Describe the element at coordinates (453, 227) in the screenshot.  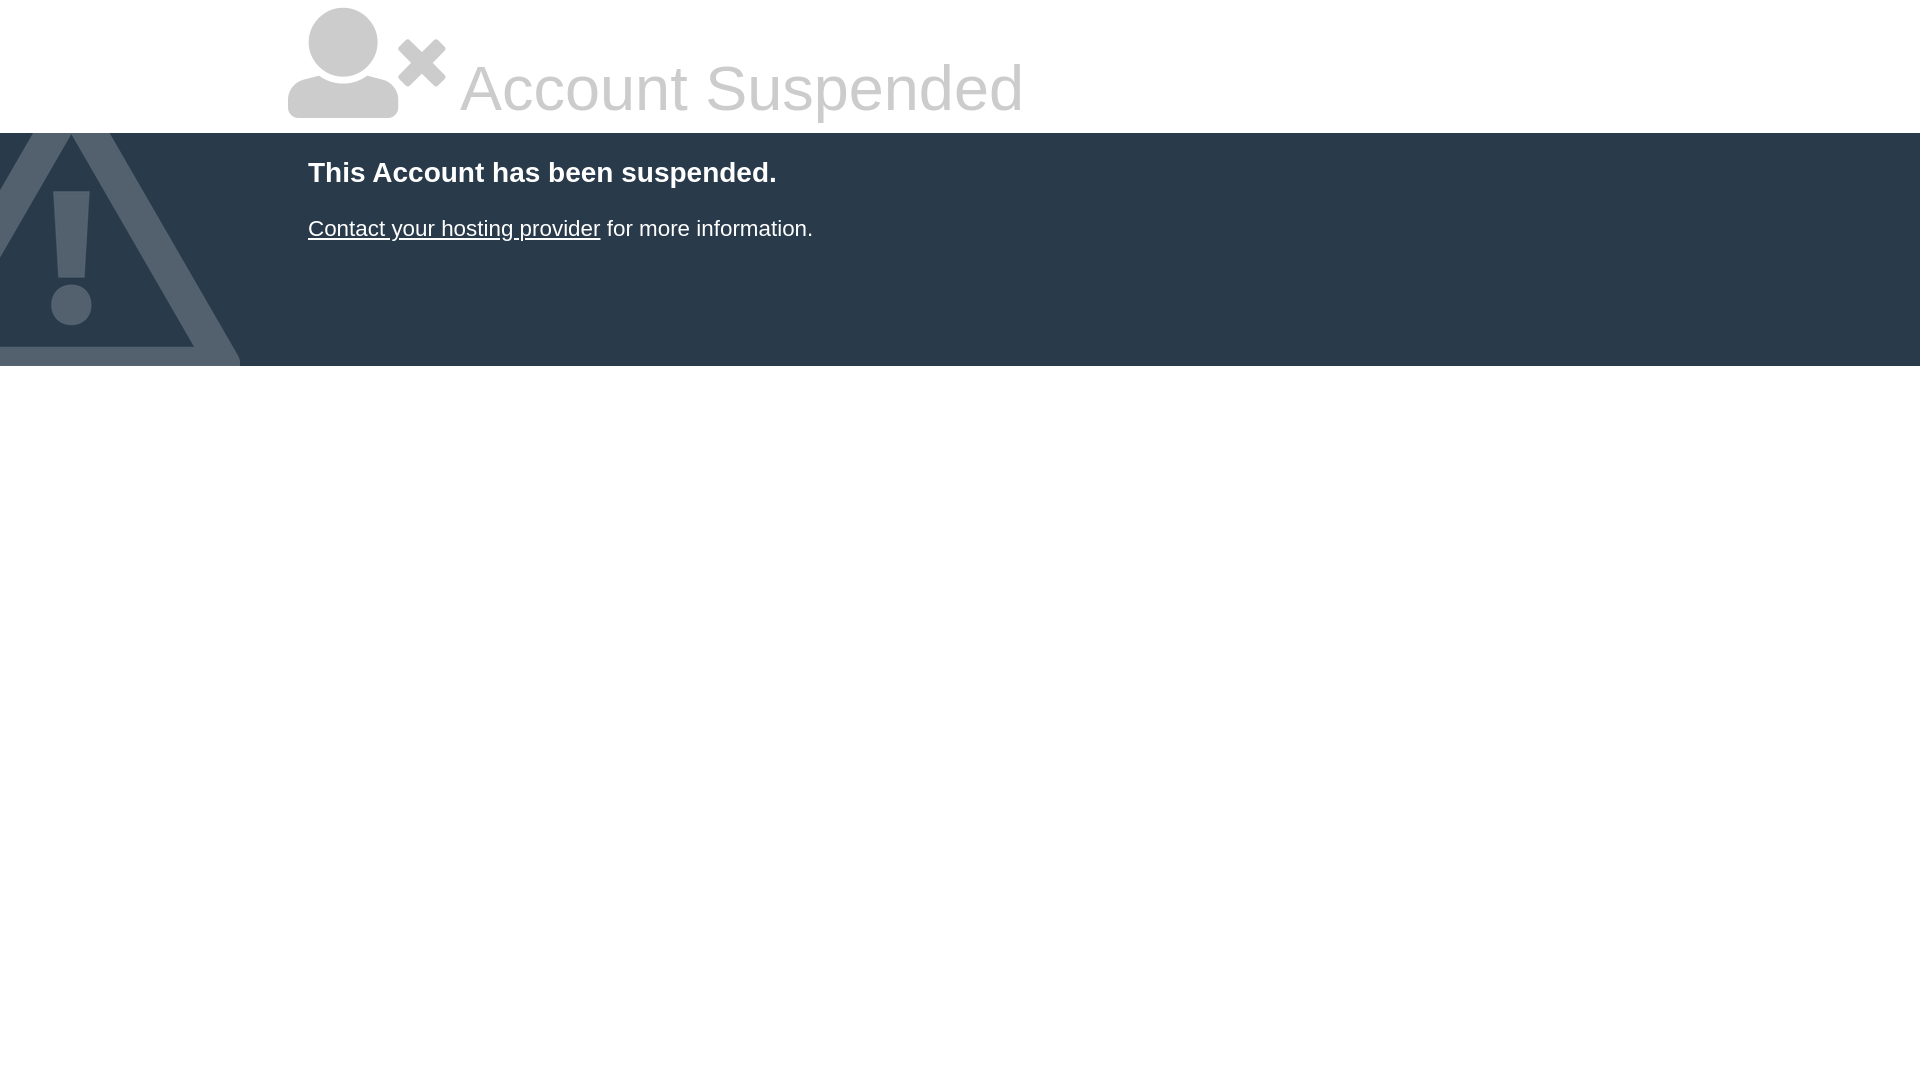
I see `'Contact your hosting provider'` at that location.